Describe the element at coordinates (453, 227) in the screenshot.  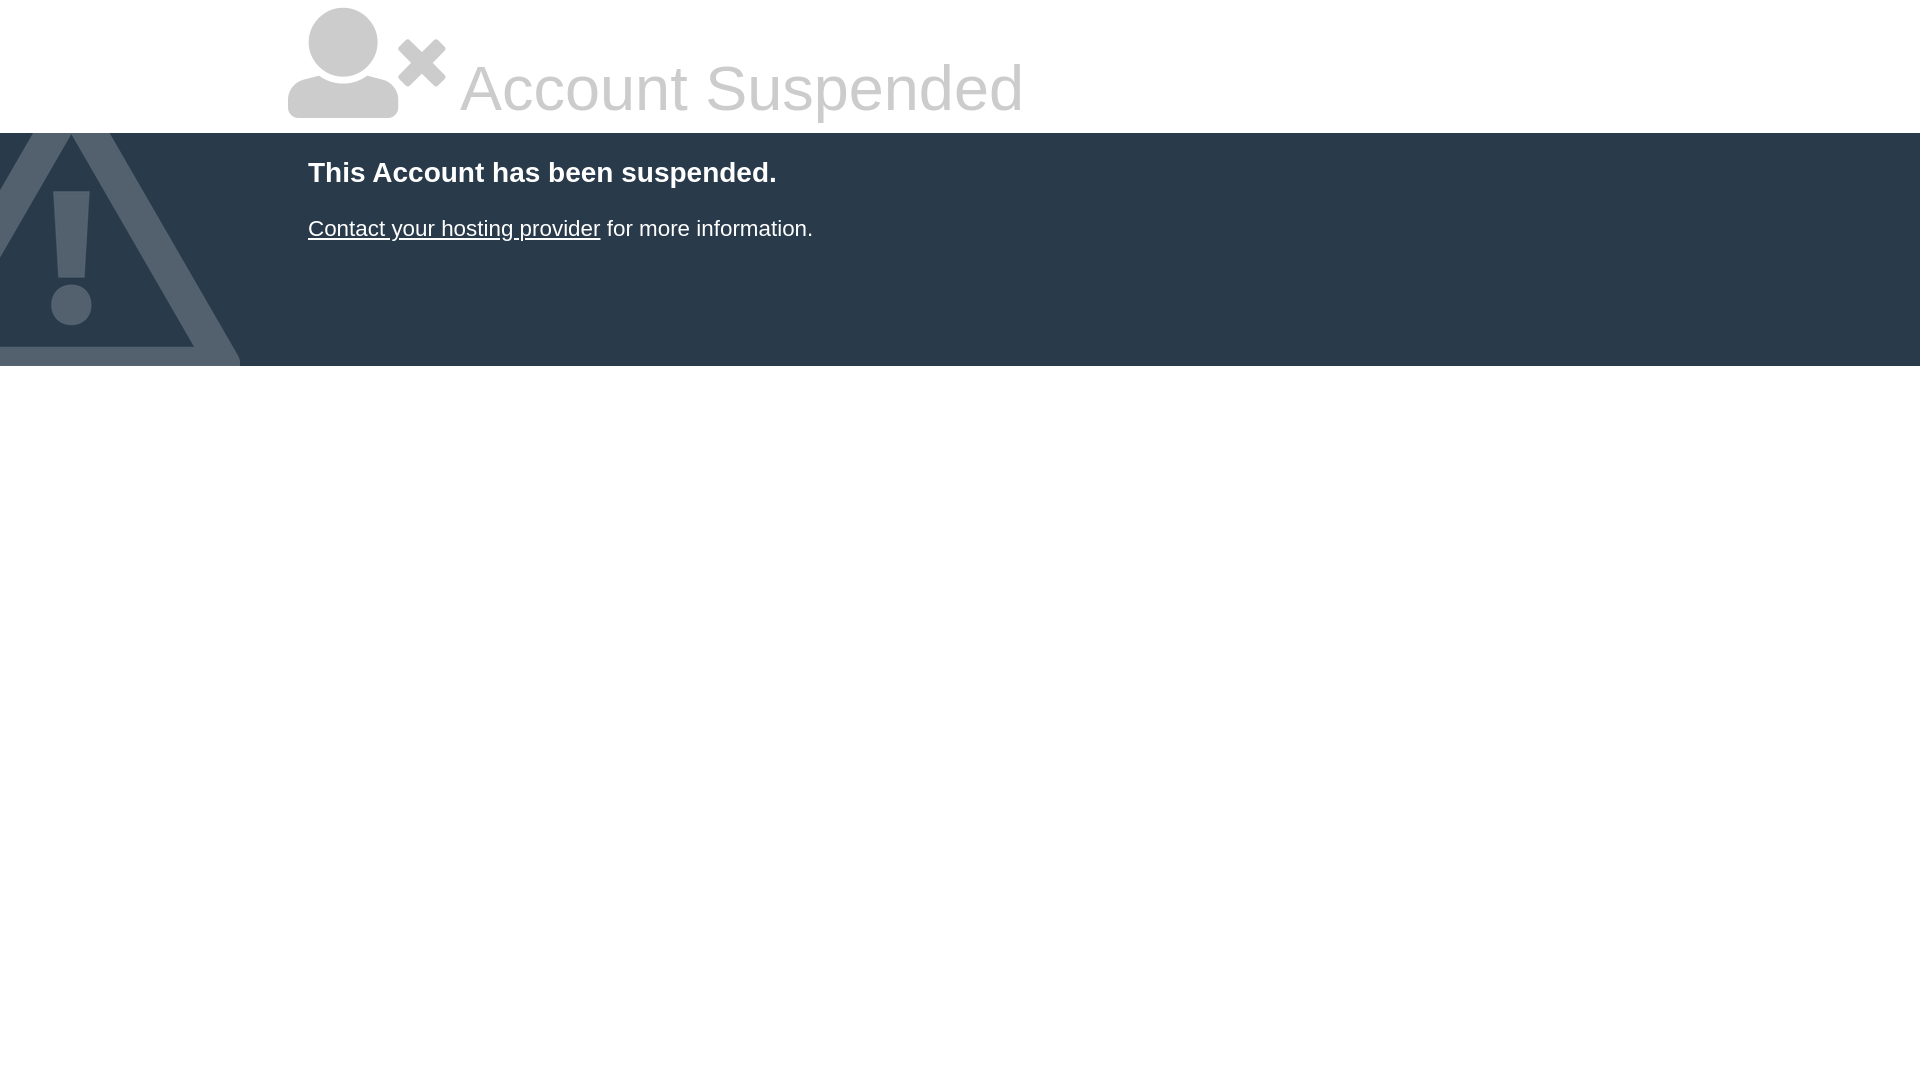
I see `'Contact your hosting provider'` at that location.